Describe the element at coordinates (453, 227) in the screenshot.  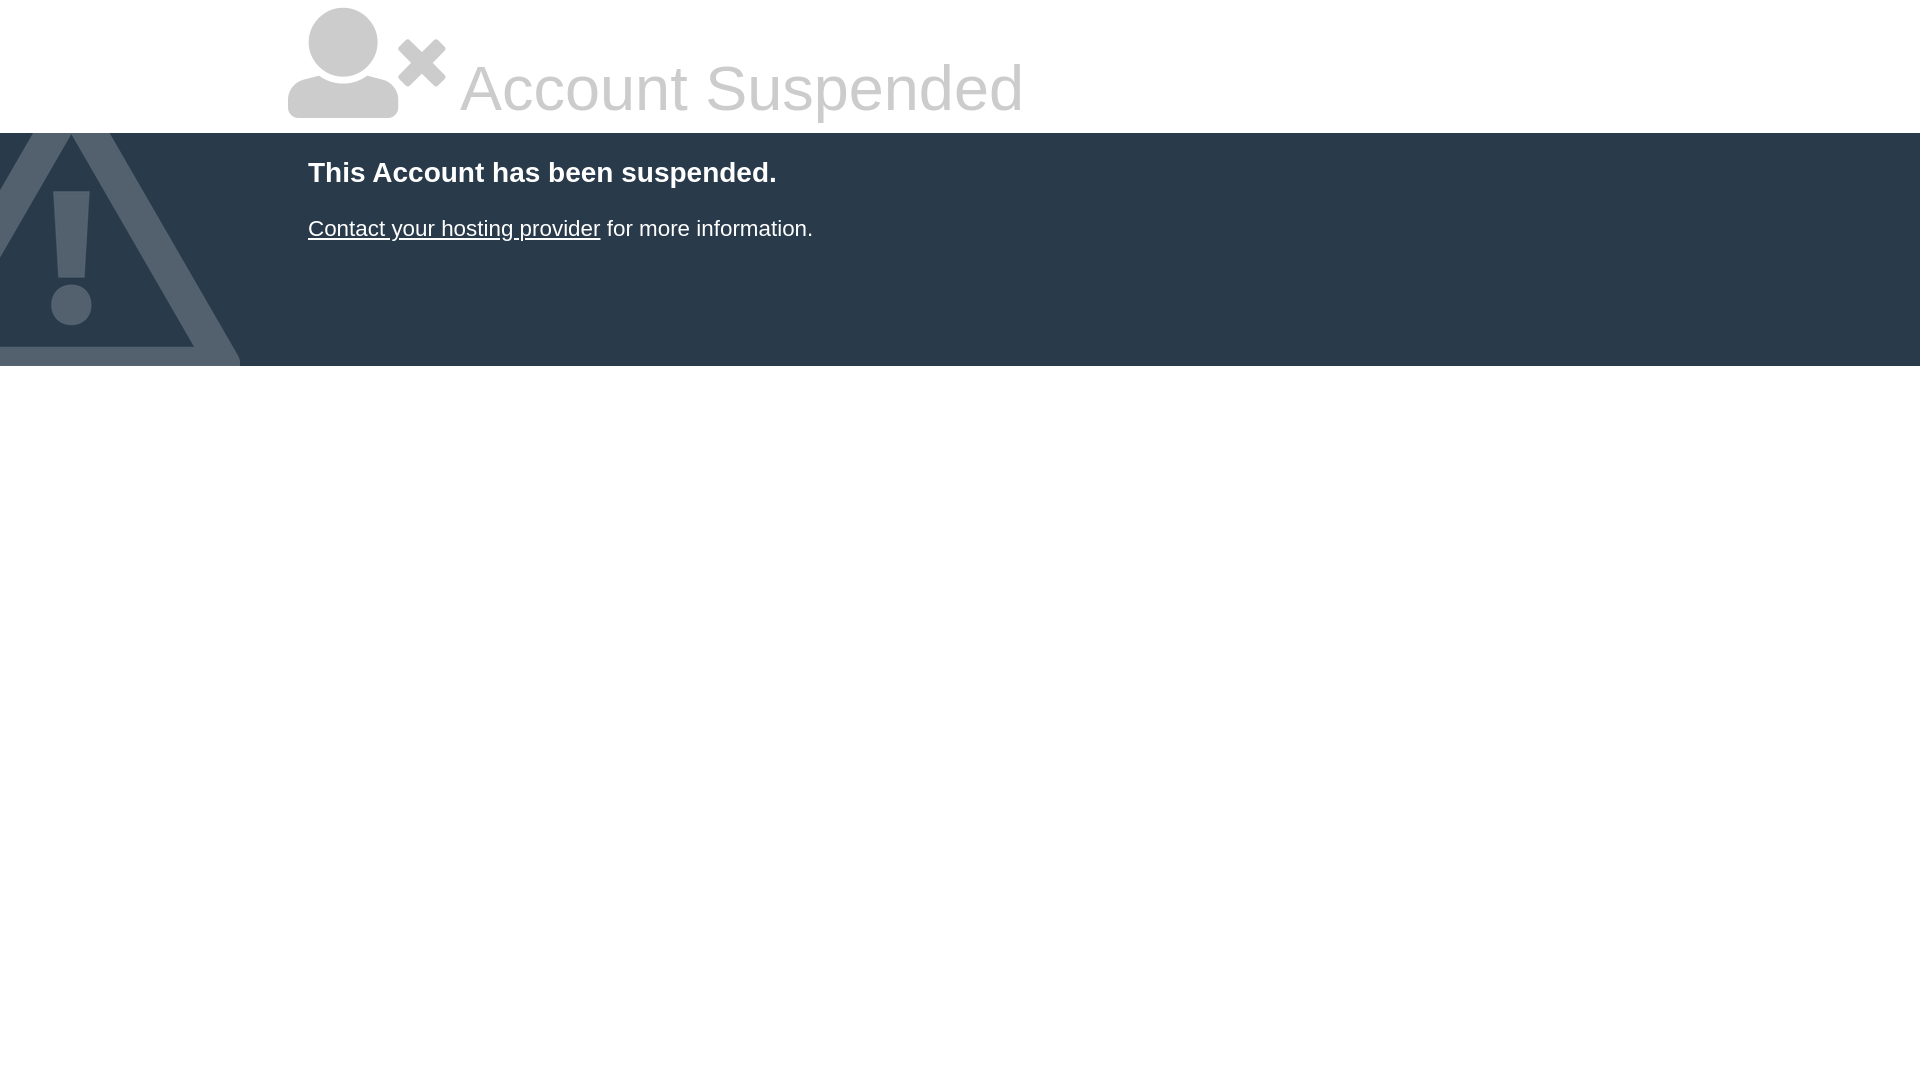
I see `'Contact your hosting provider'` at that location.